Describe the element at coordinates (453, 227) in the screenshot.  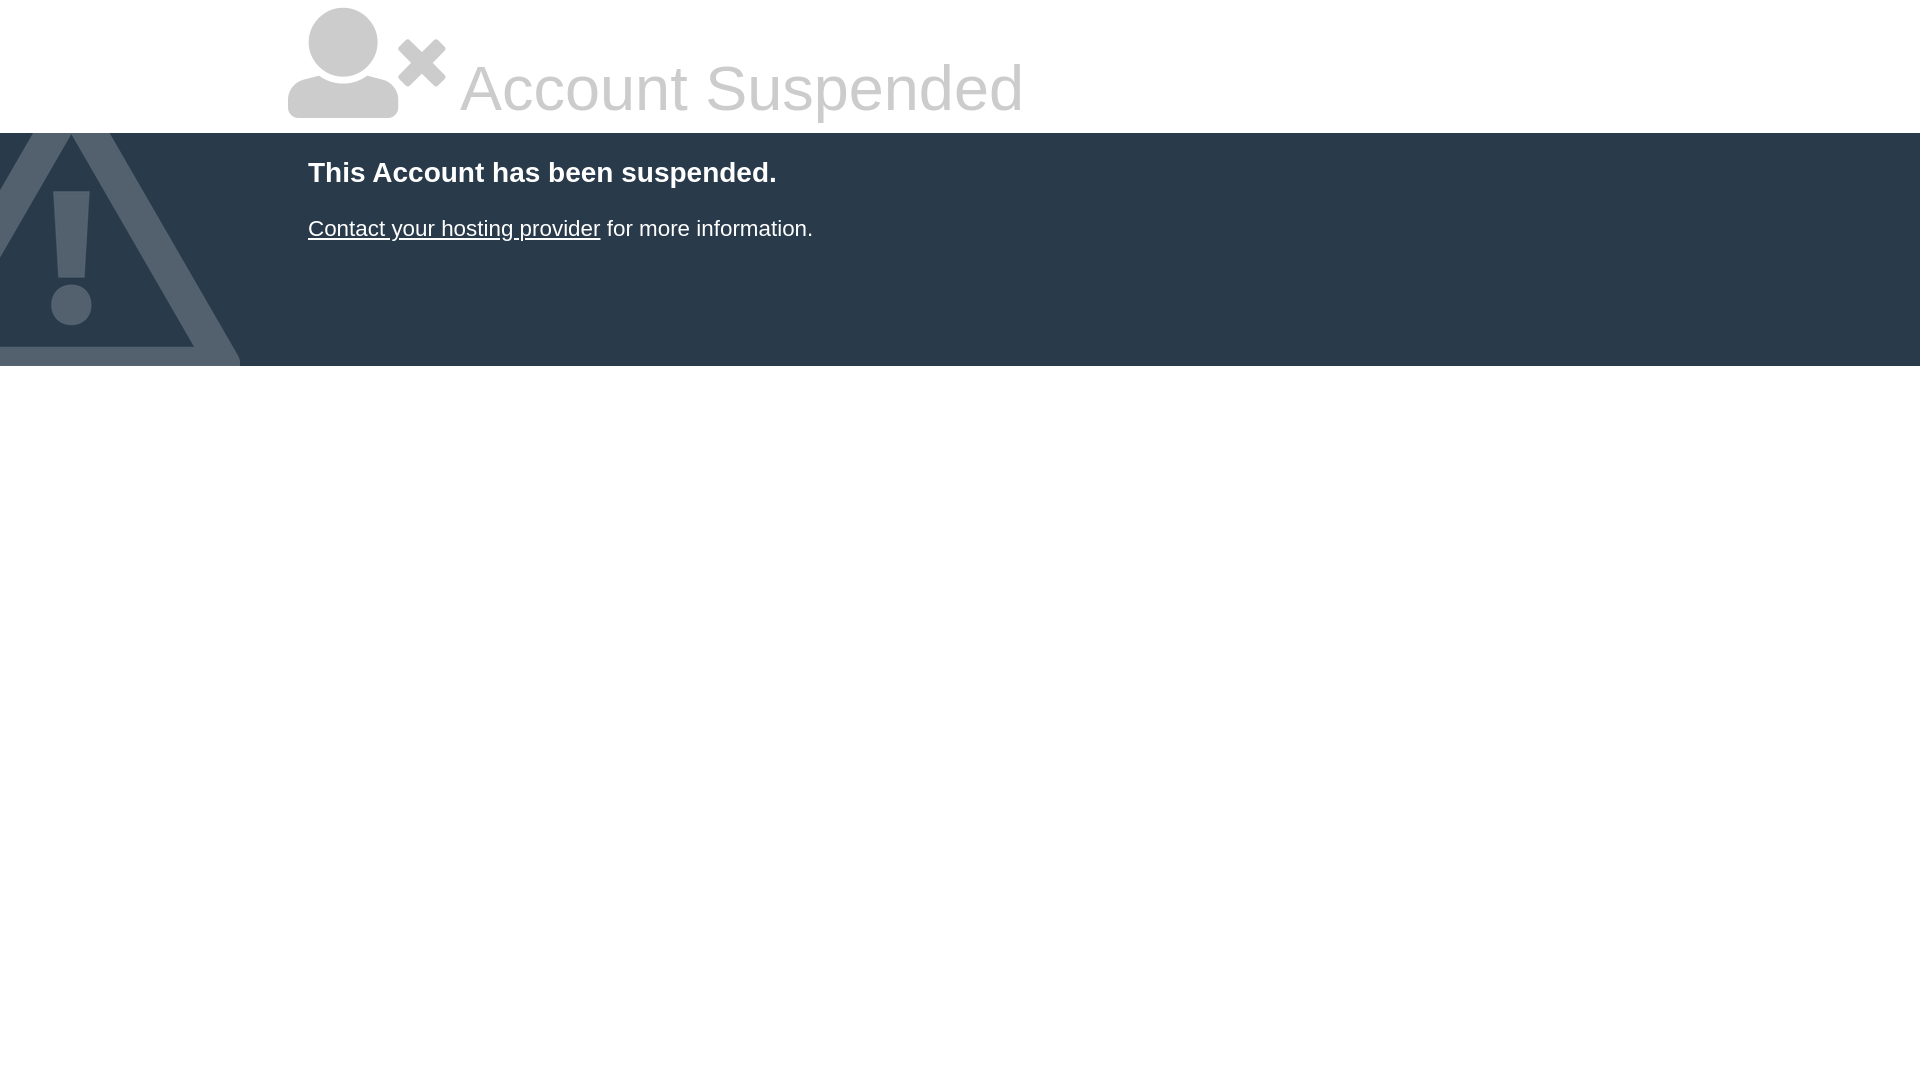
I see `'Contact your hosting provider'` at that location.